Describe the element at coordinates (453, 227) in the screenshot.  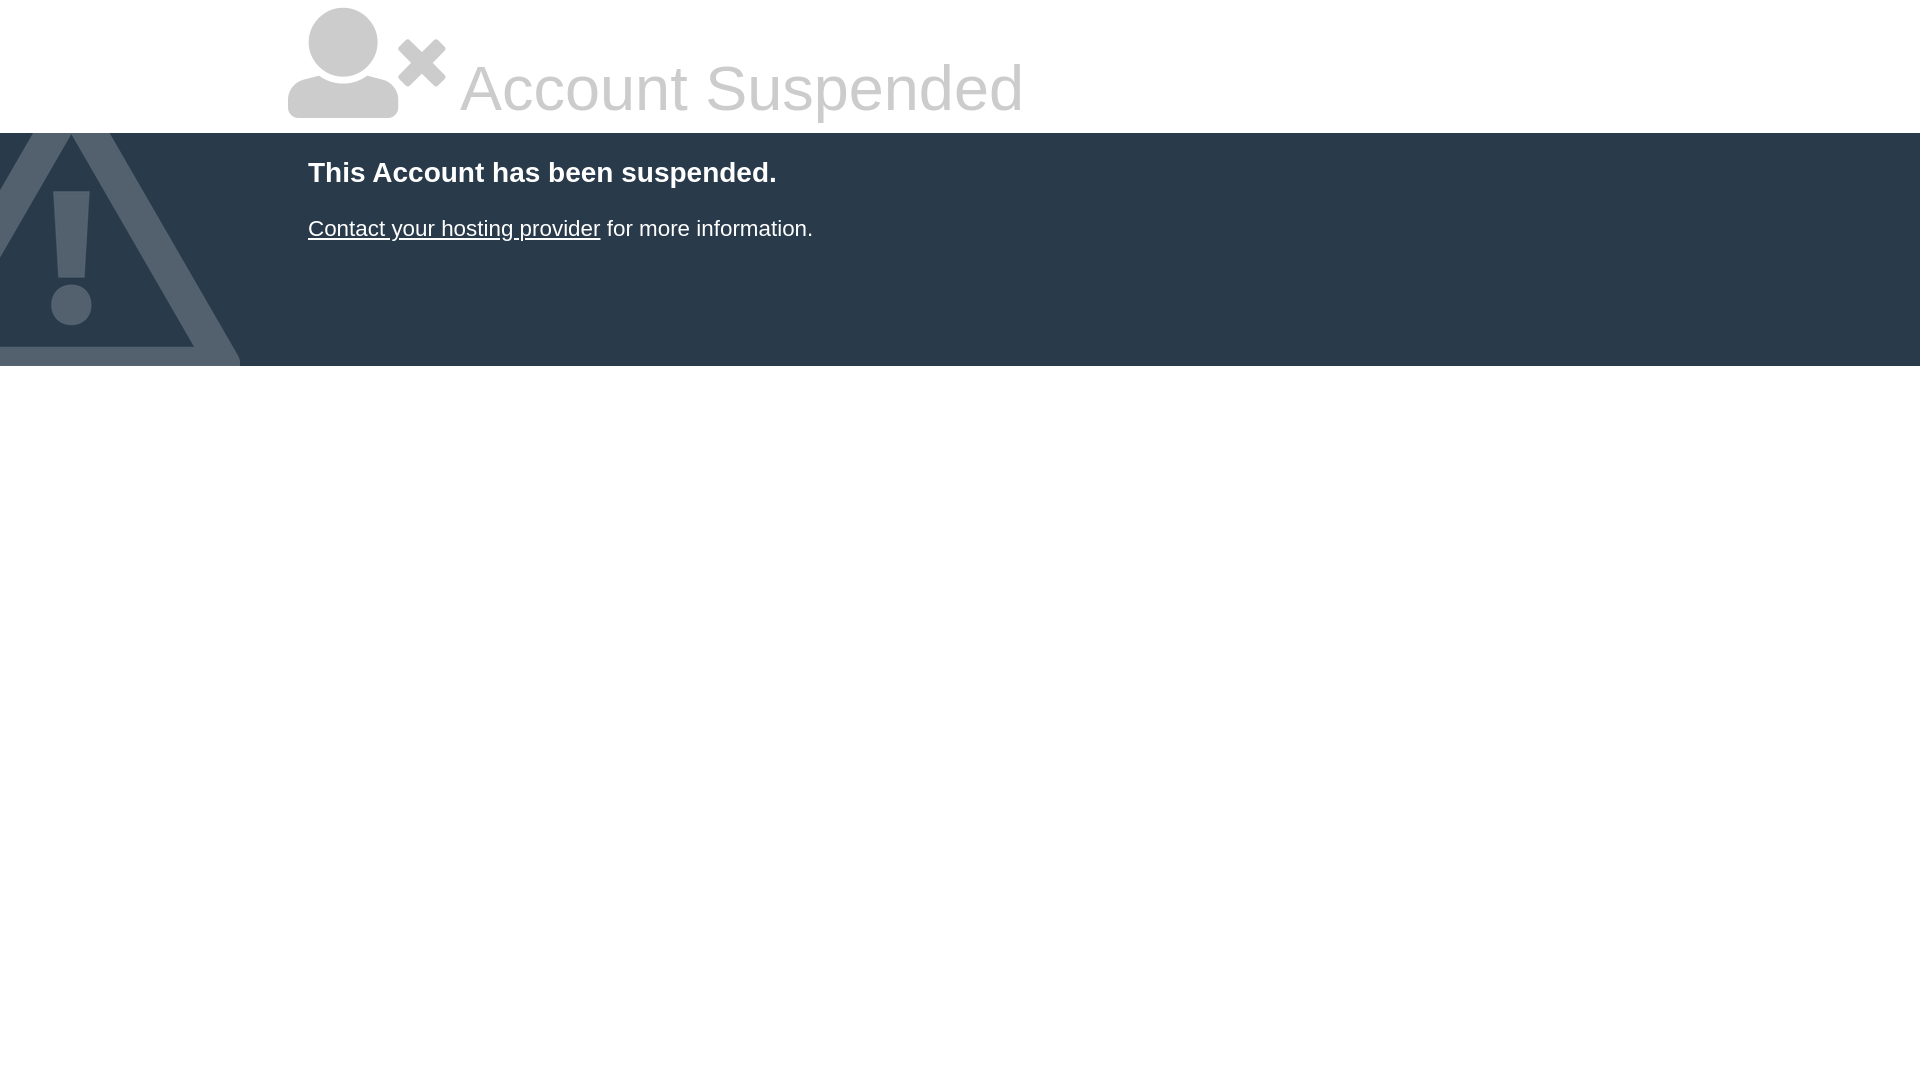
I see `'Contact your hosting provider'` at that location.